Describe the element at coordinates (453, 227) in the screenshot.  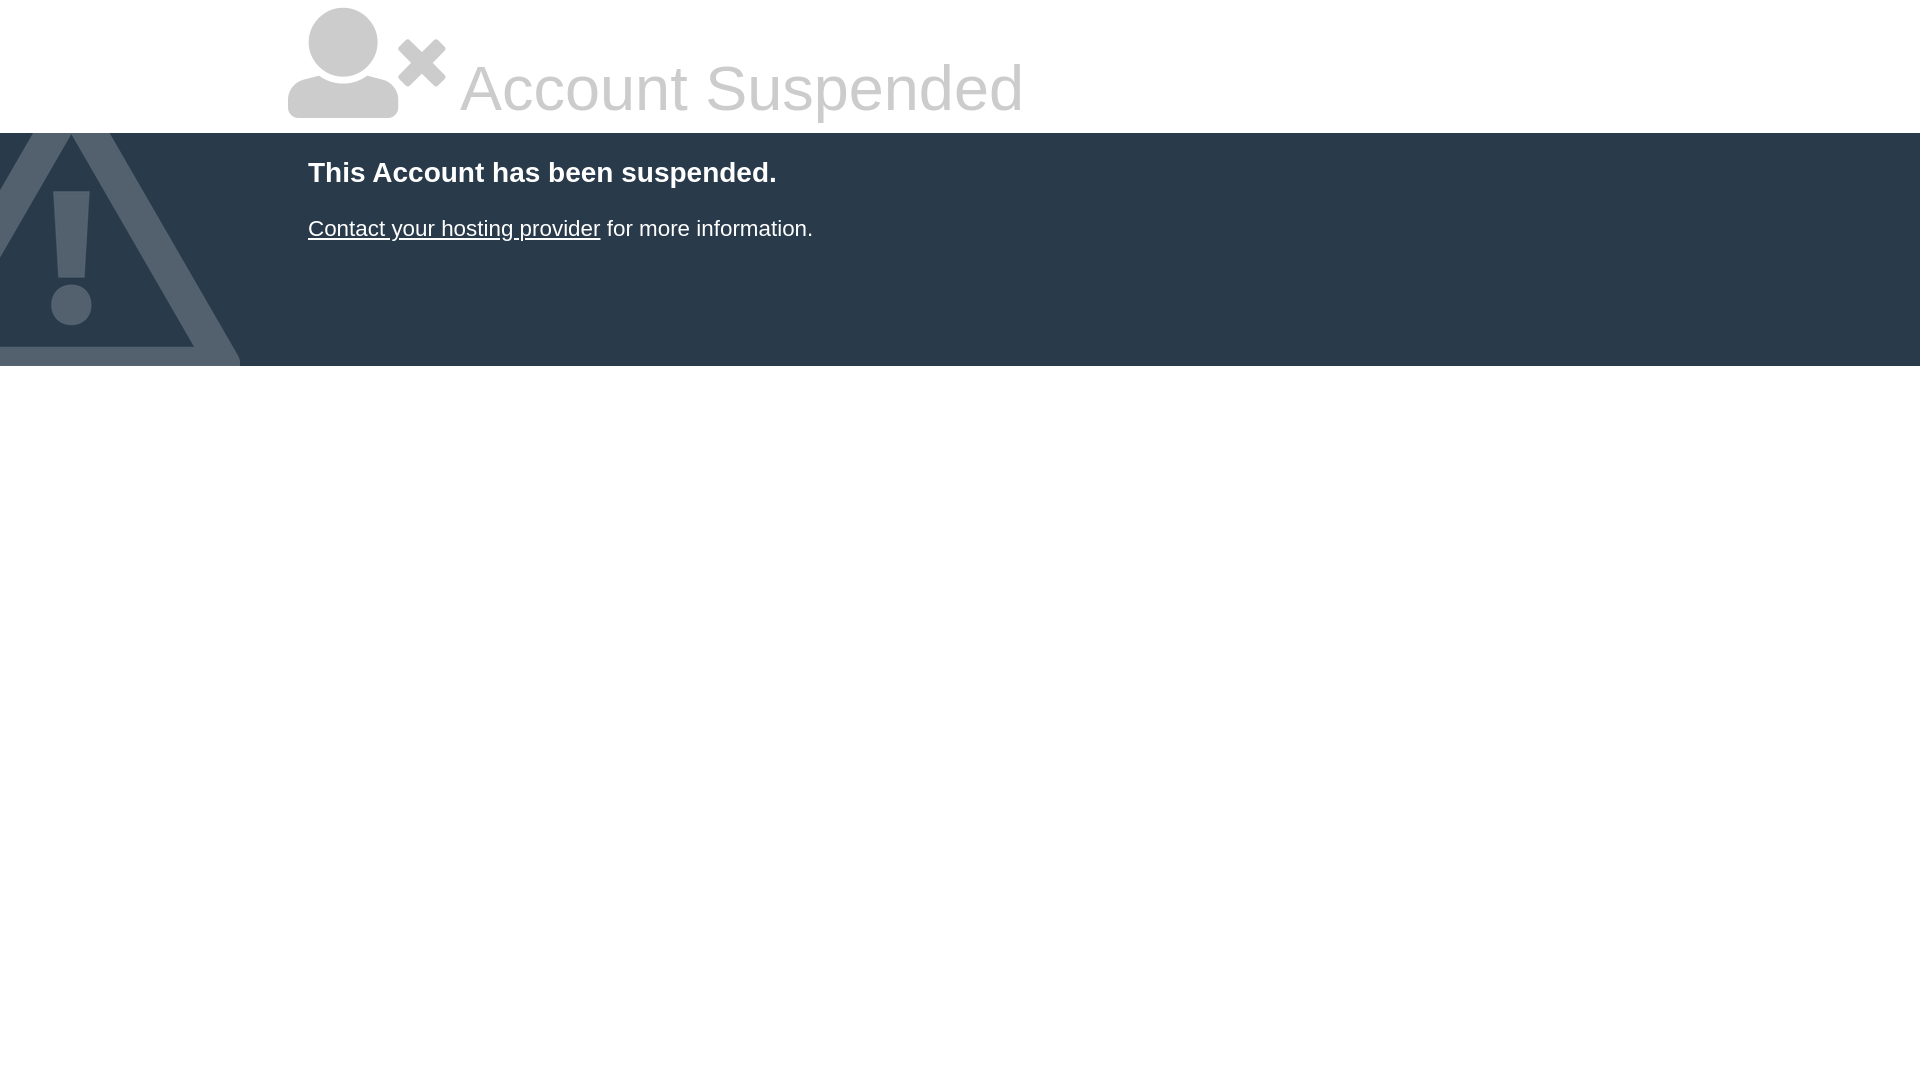
I see `'Contact your hosting provider'` at that location.